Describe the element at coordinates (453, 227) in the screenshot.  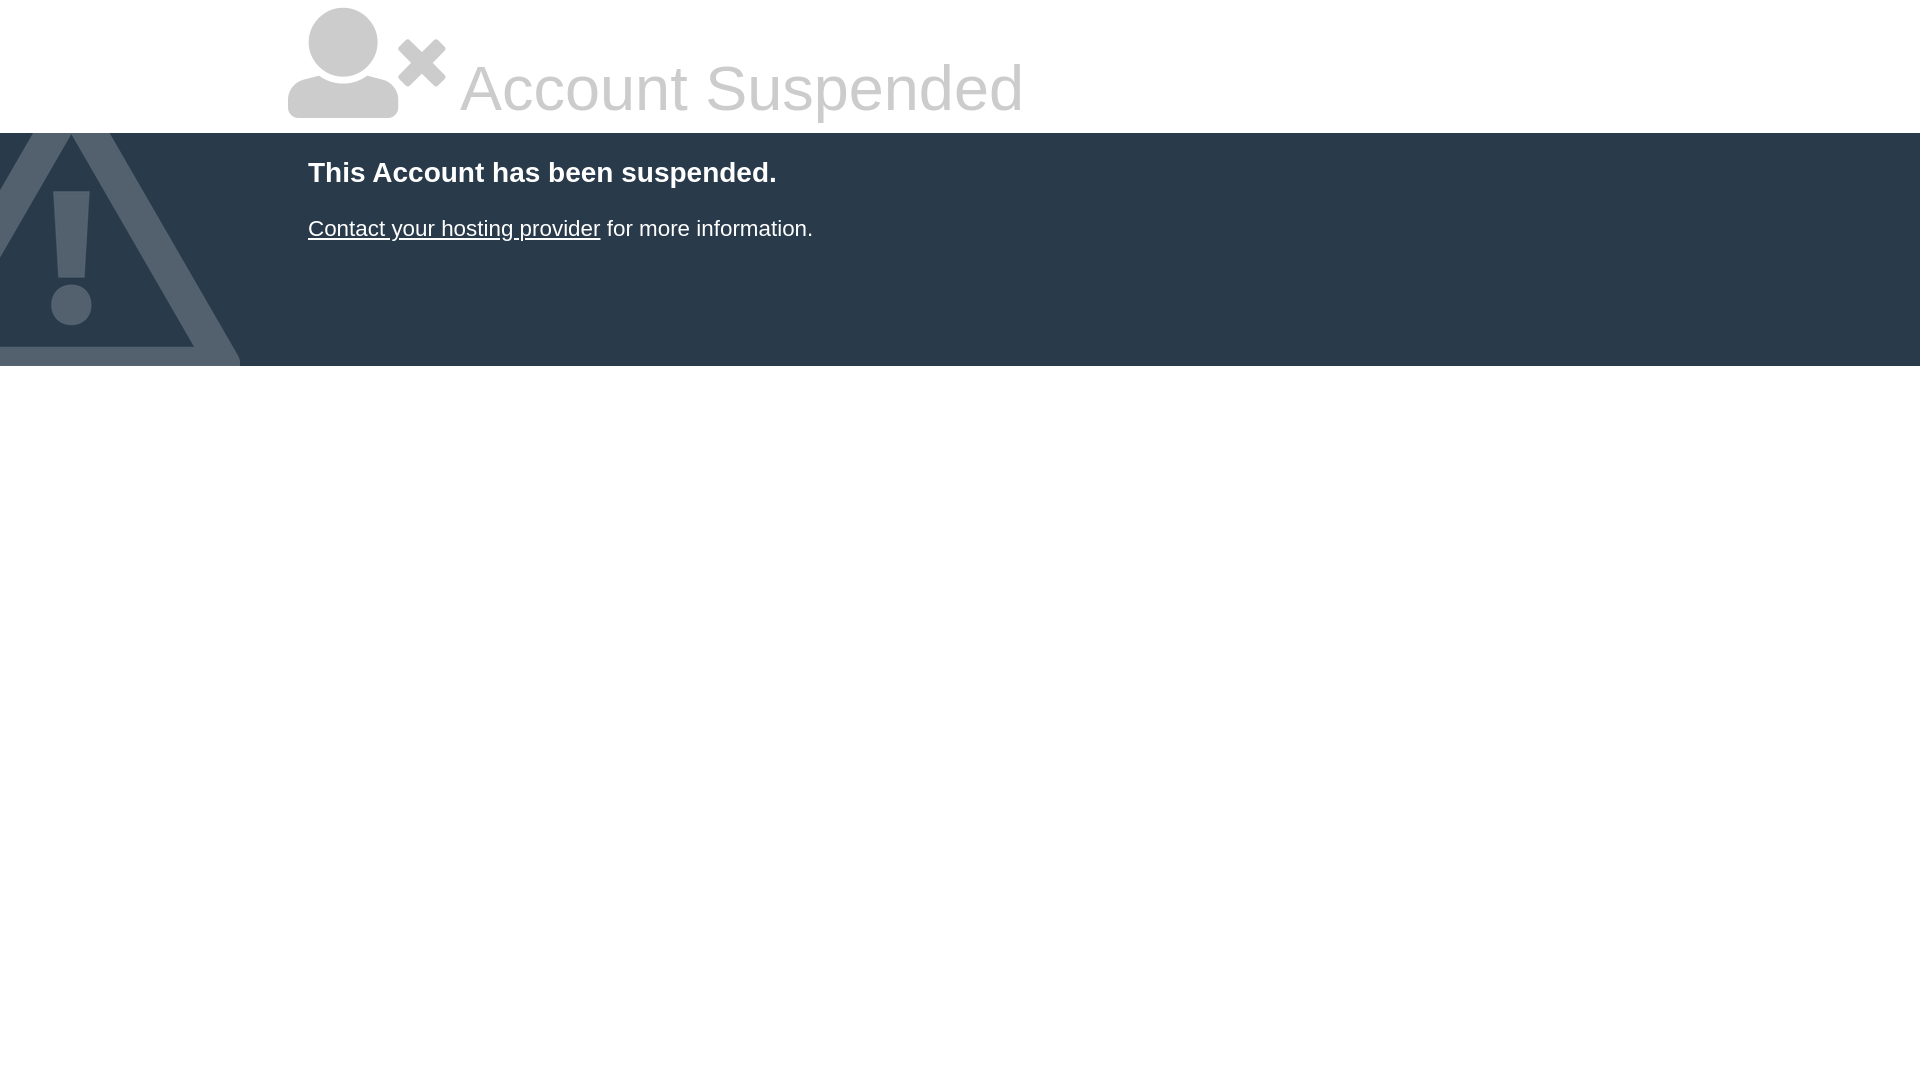
I see `'Contact your hosting provider'` at that location.